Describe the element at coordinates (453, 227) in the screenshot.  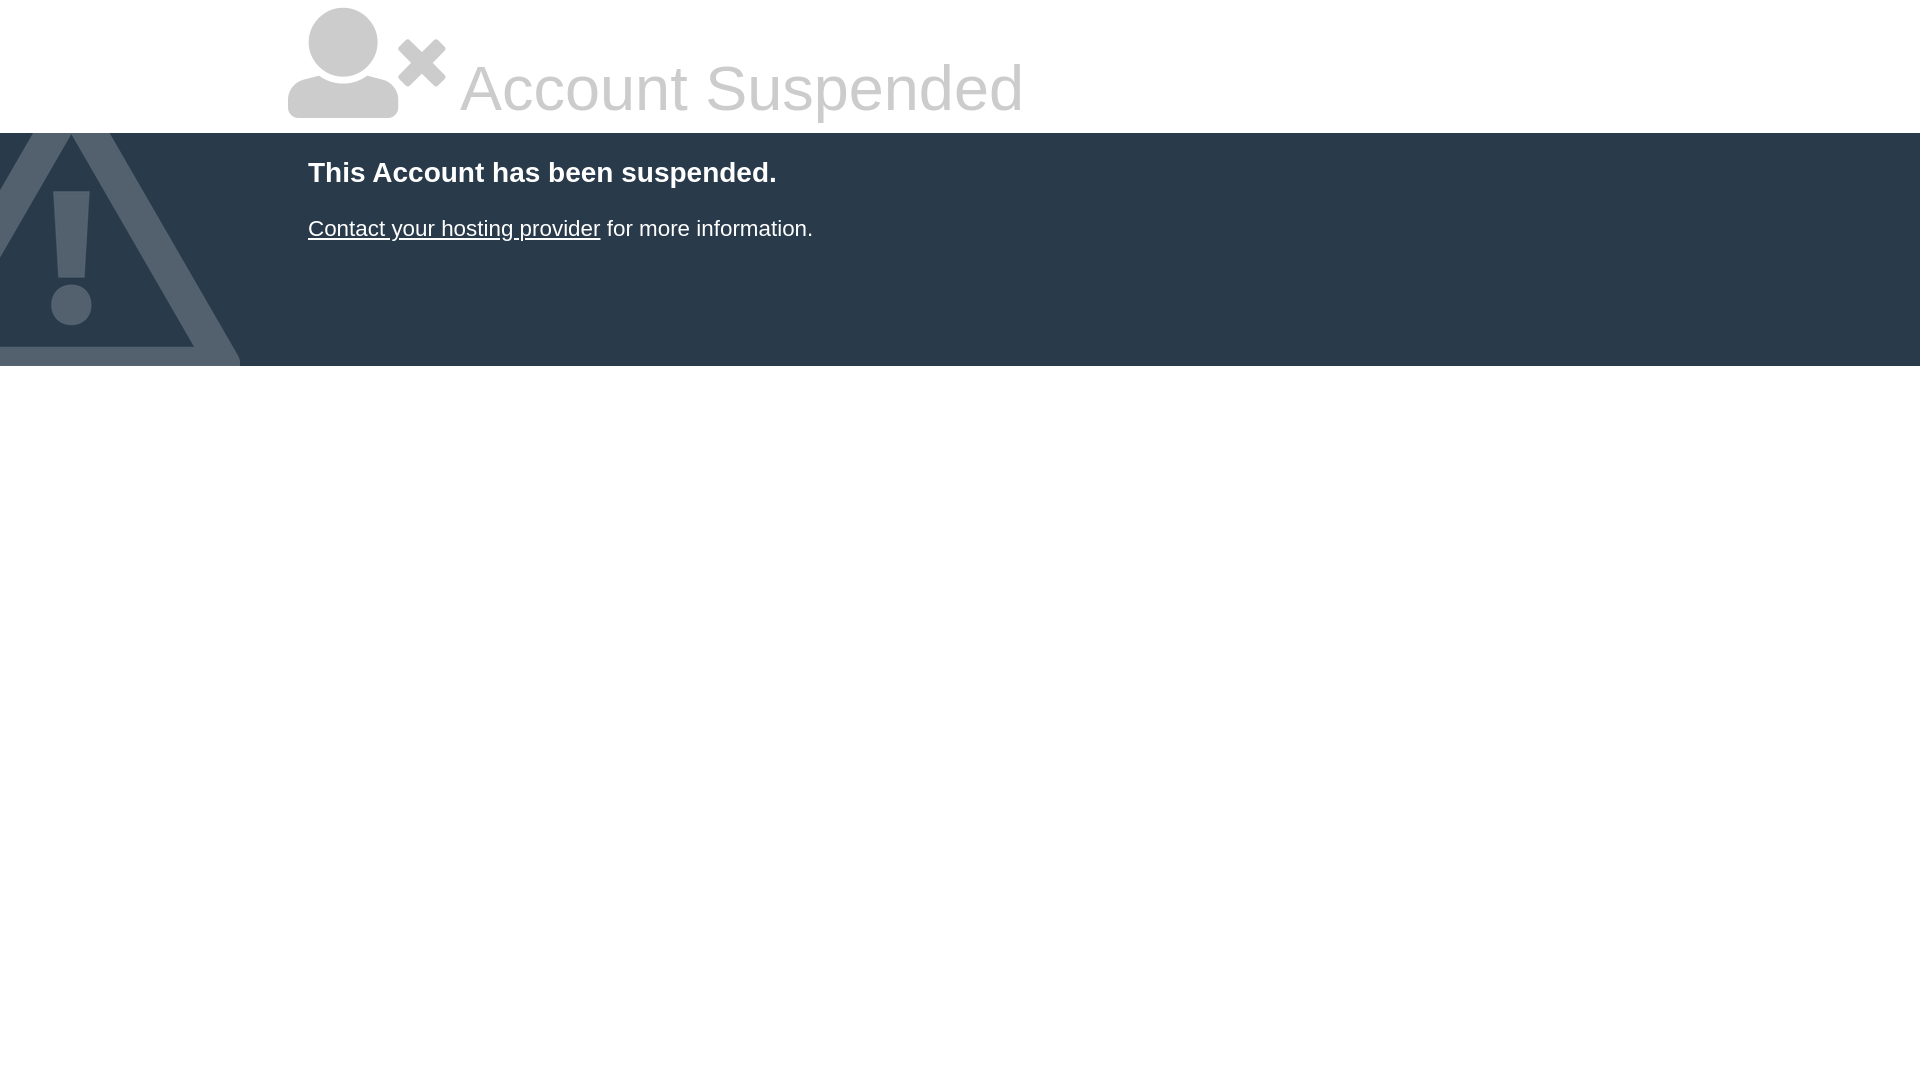
I see `'Contact your hosting provider'` at that location.